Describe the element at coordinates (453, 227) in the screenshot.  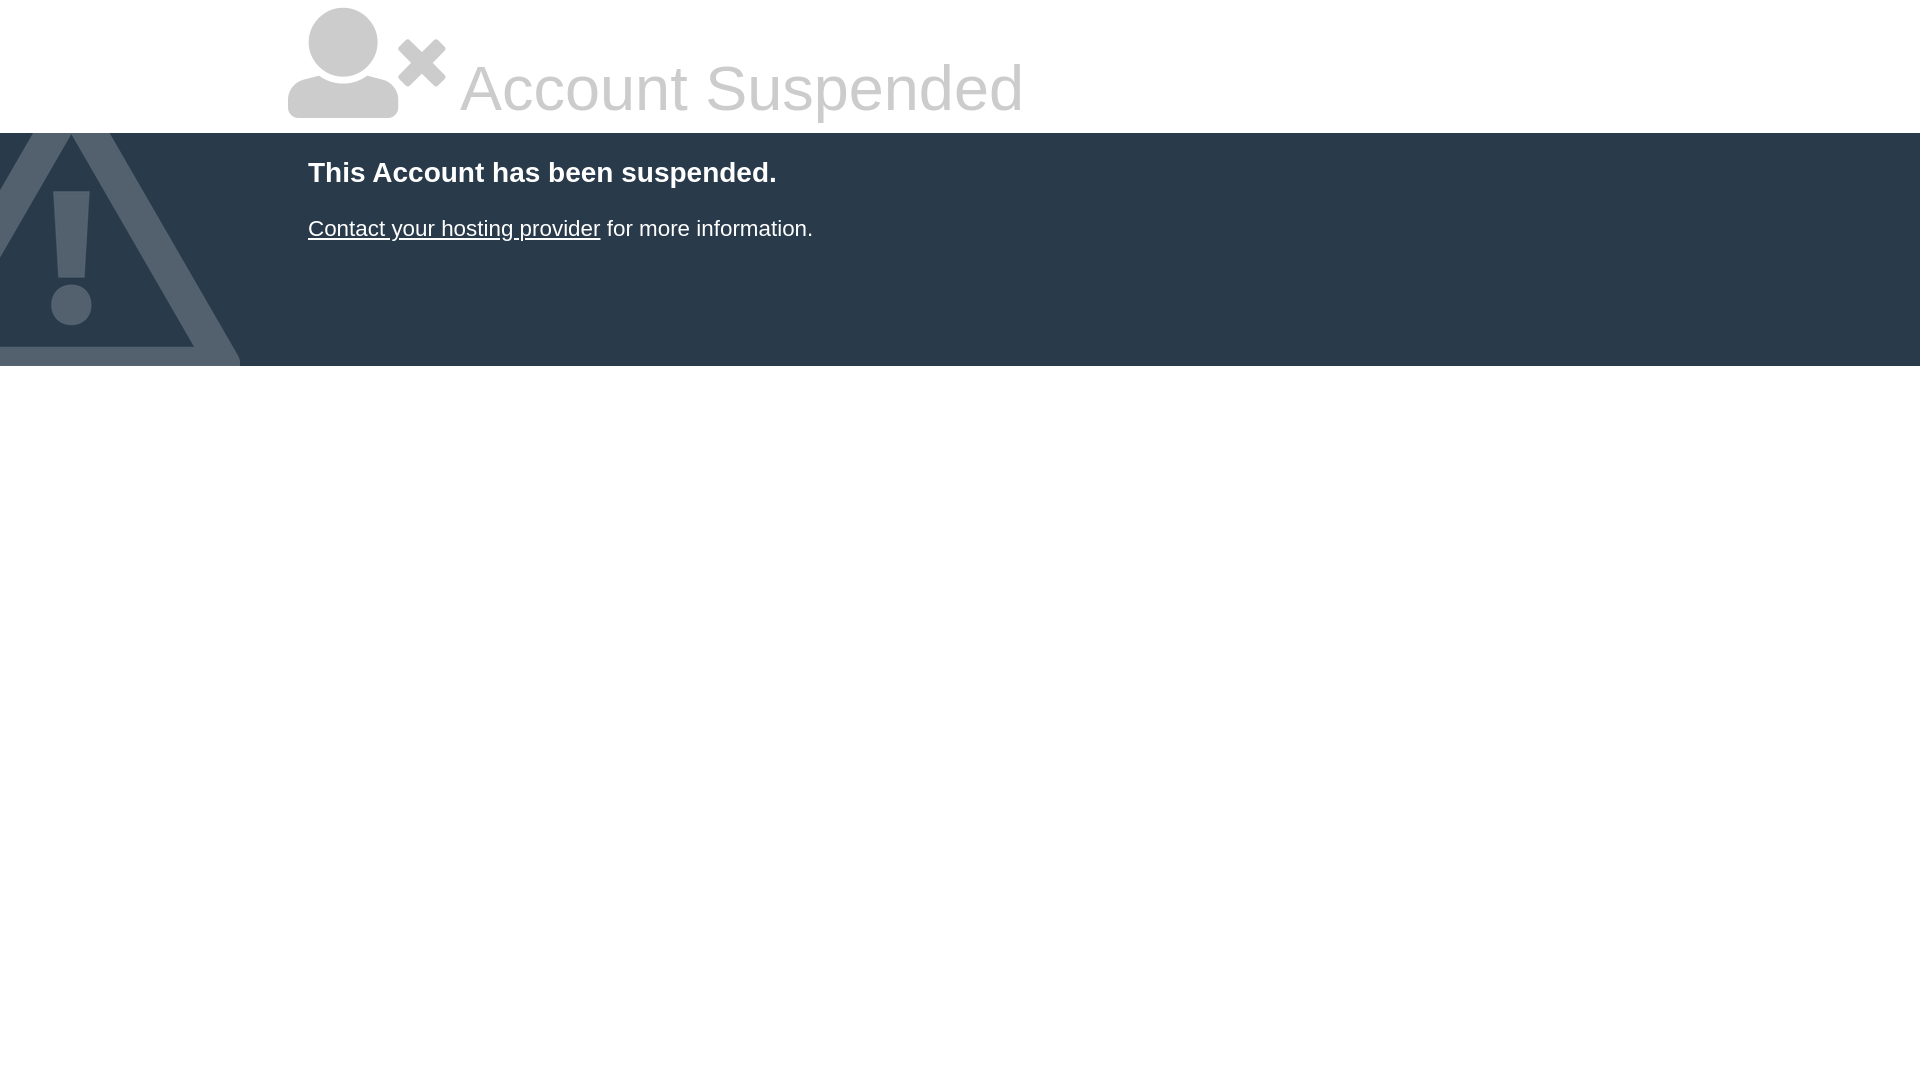
I see `'Contact your hosting provider'` at that location.